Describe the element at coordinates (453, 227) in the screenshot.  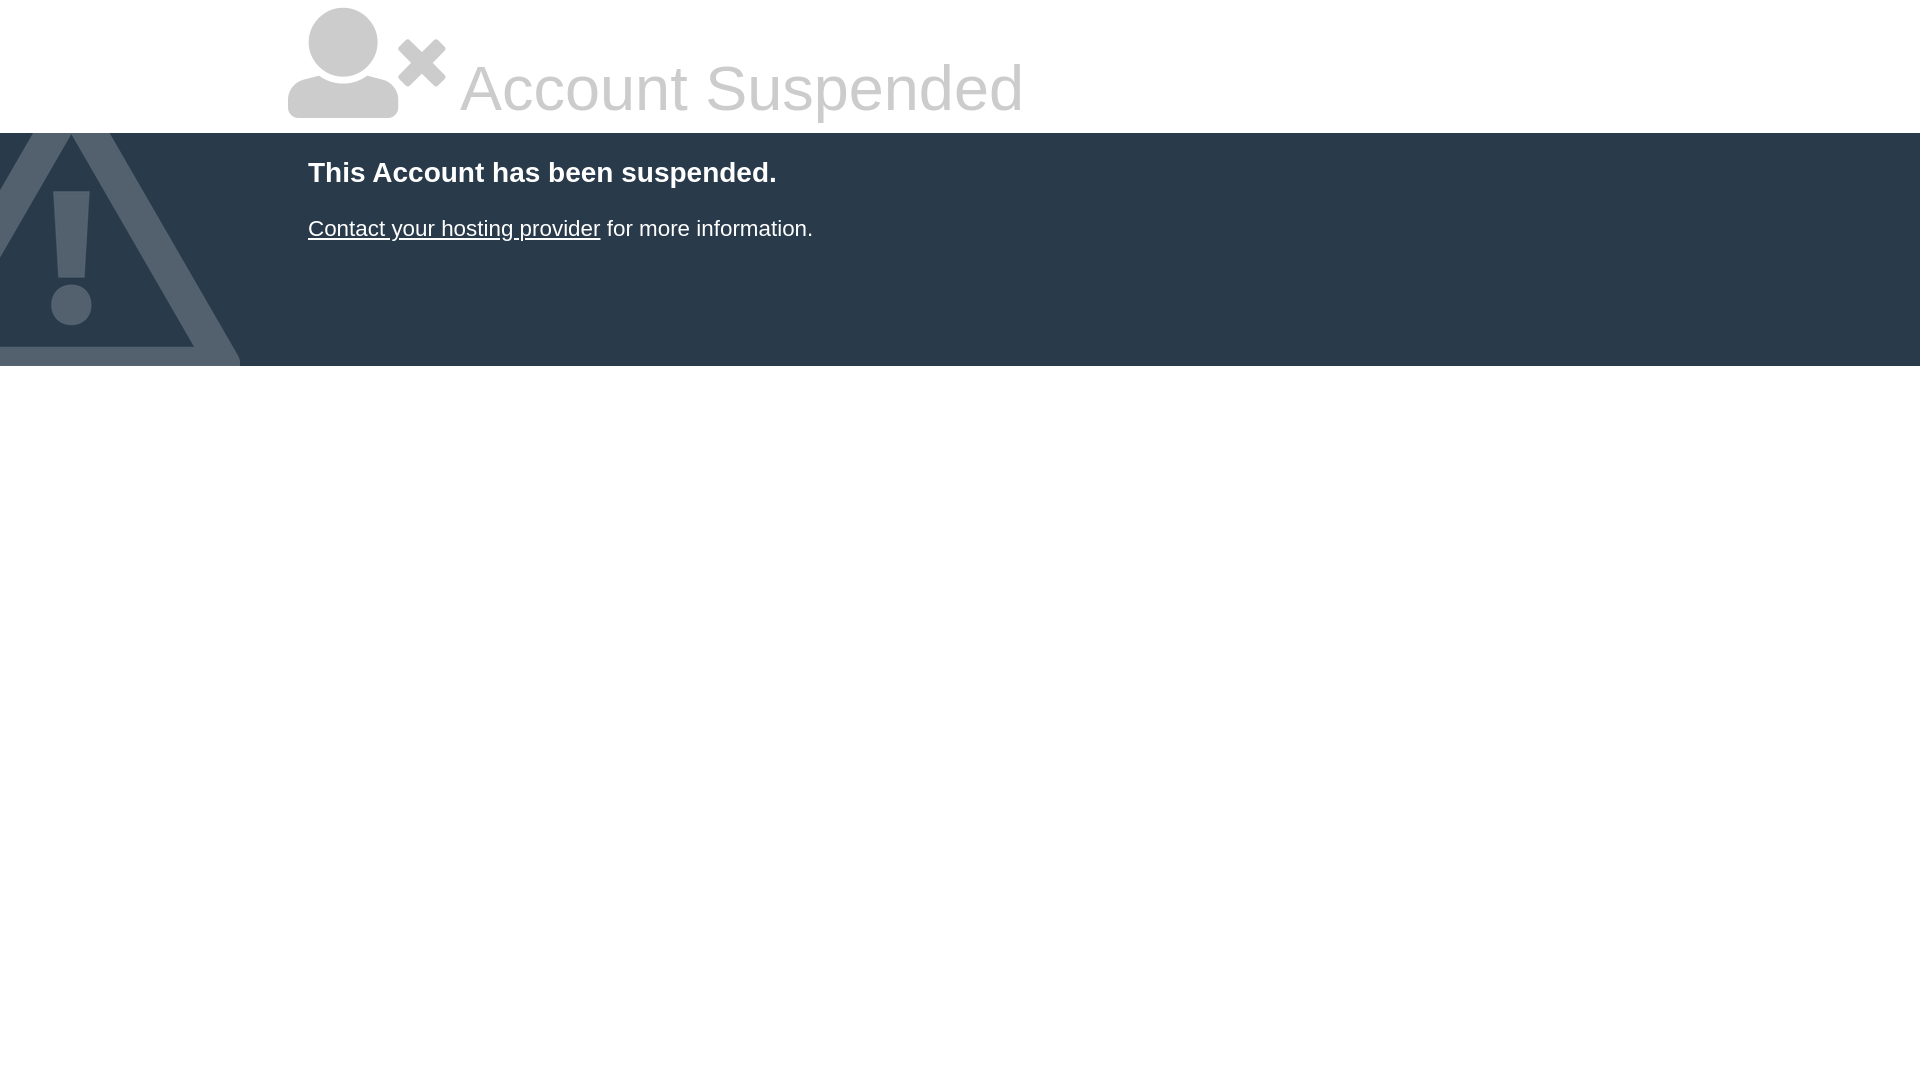
I see `'Contact your hosting provider'` at that location.